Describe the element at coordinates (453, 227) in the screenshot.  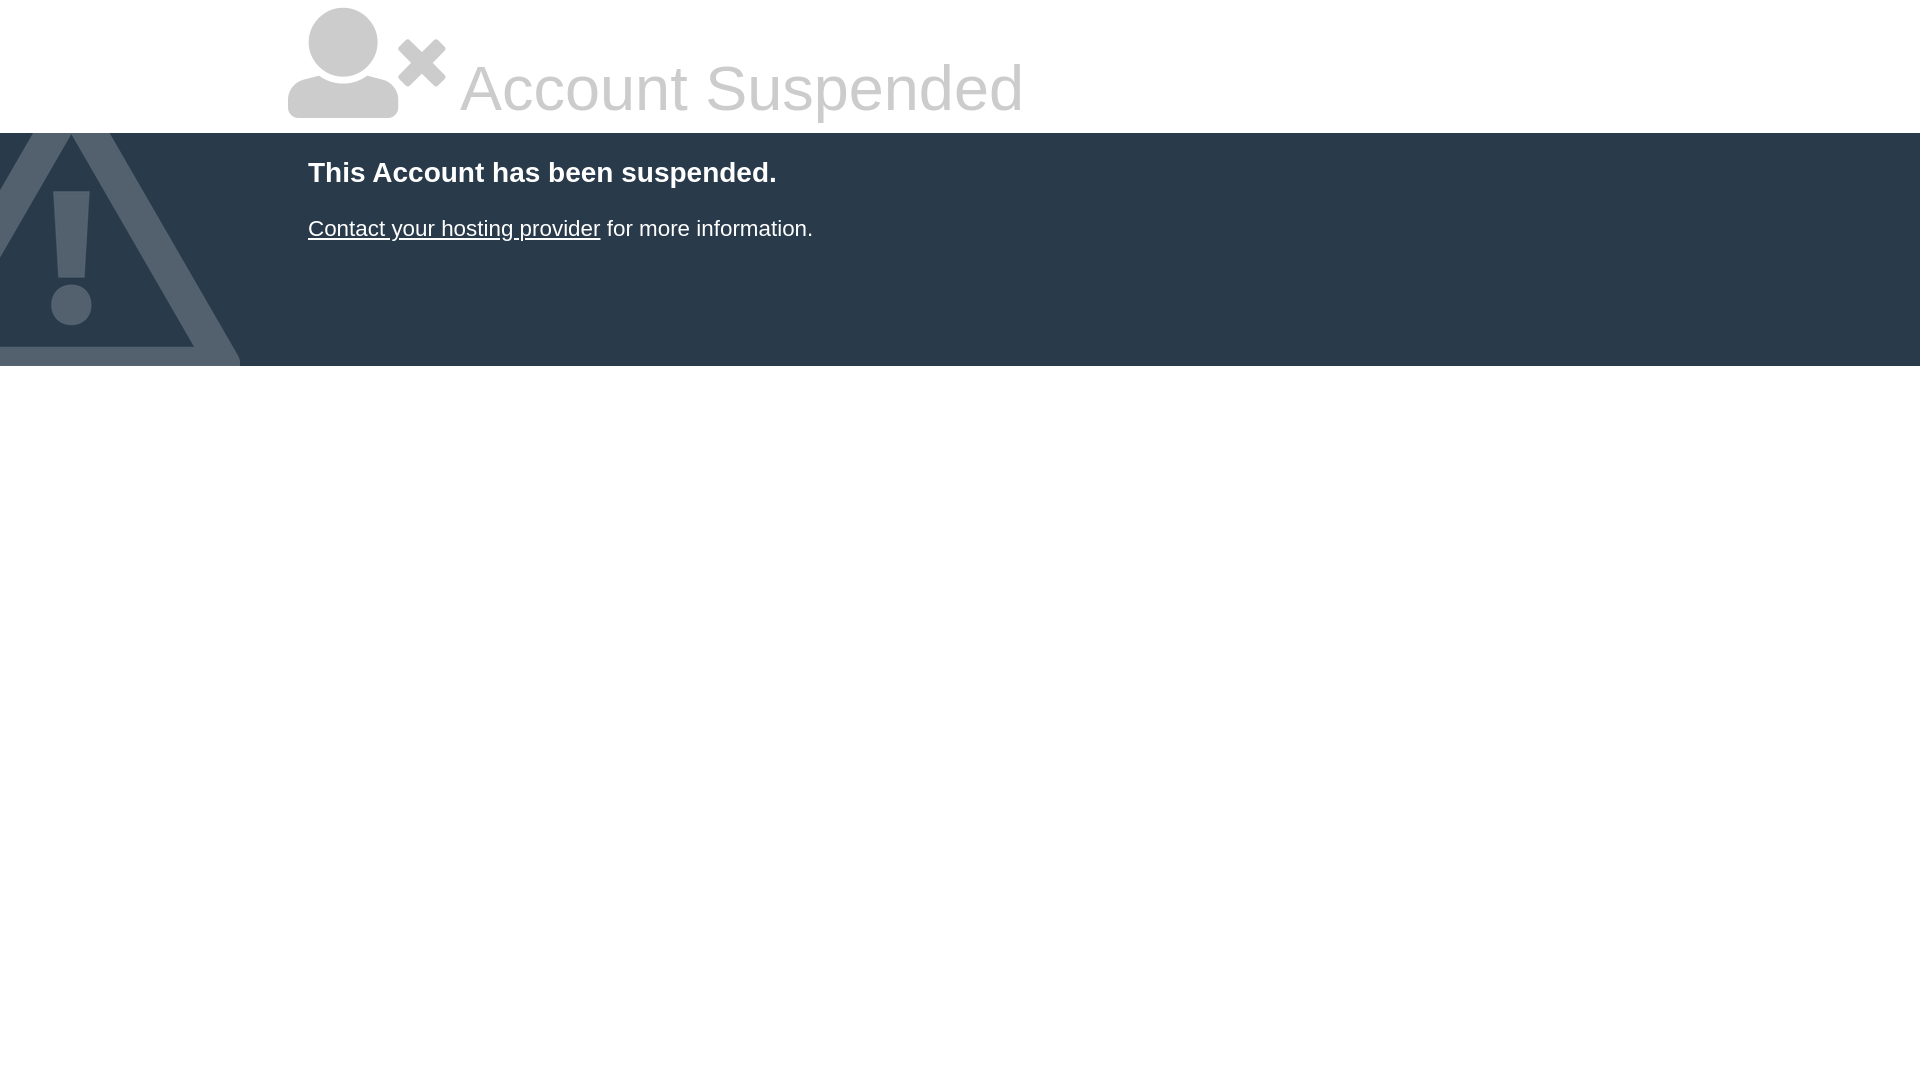
I see `'Contact your hosting provider'` at that location.